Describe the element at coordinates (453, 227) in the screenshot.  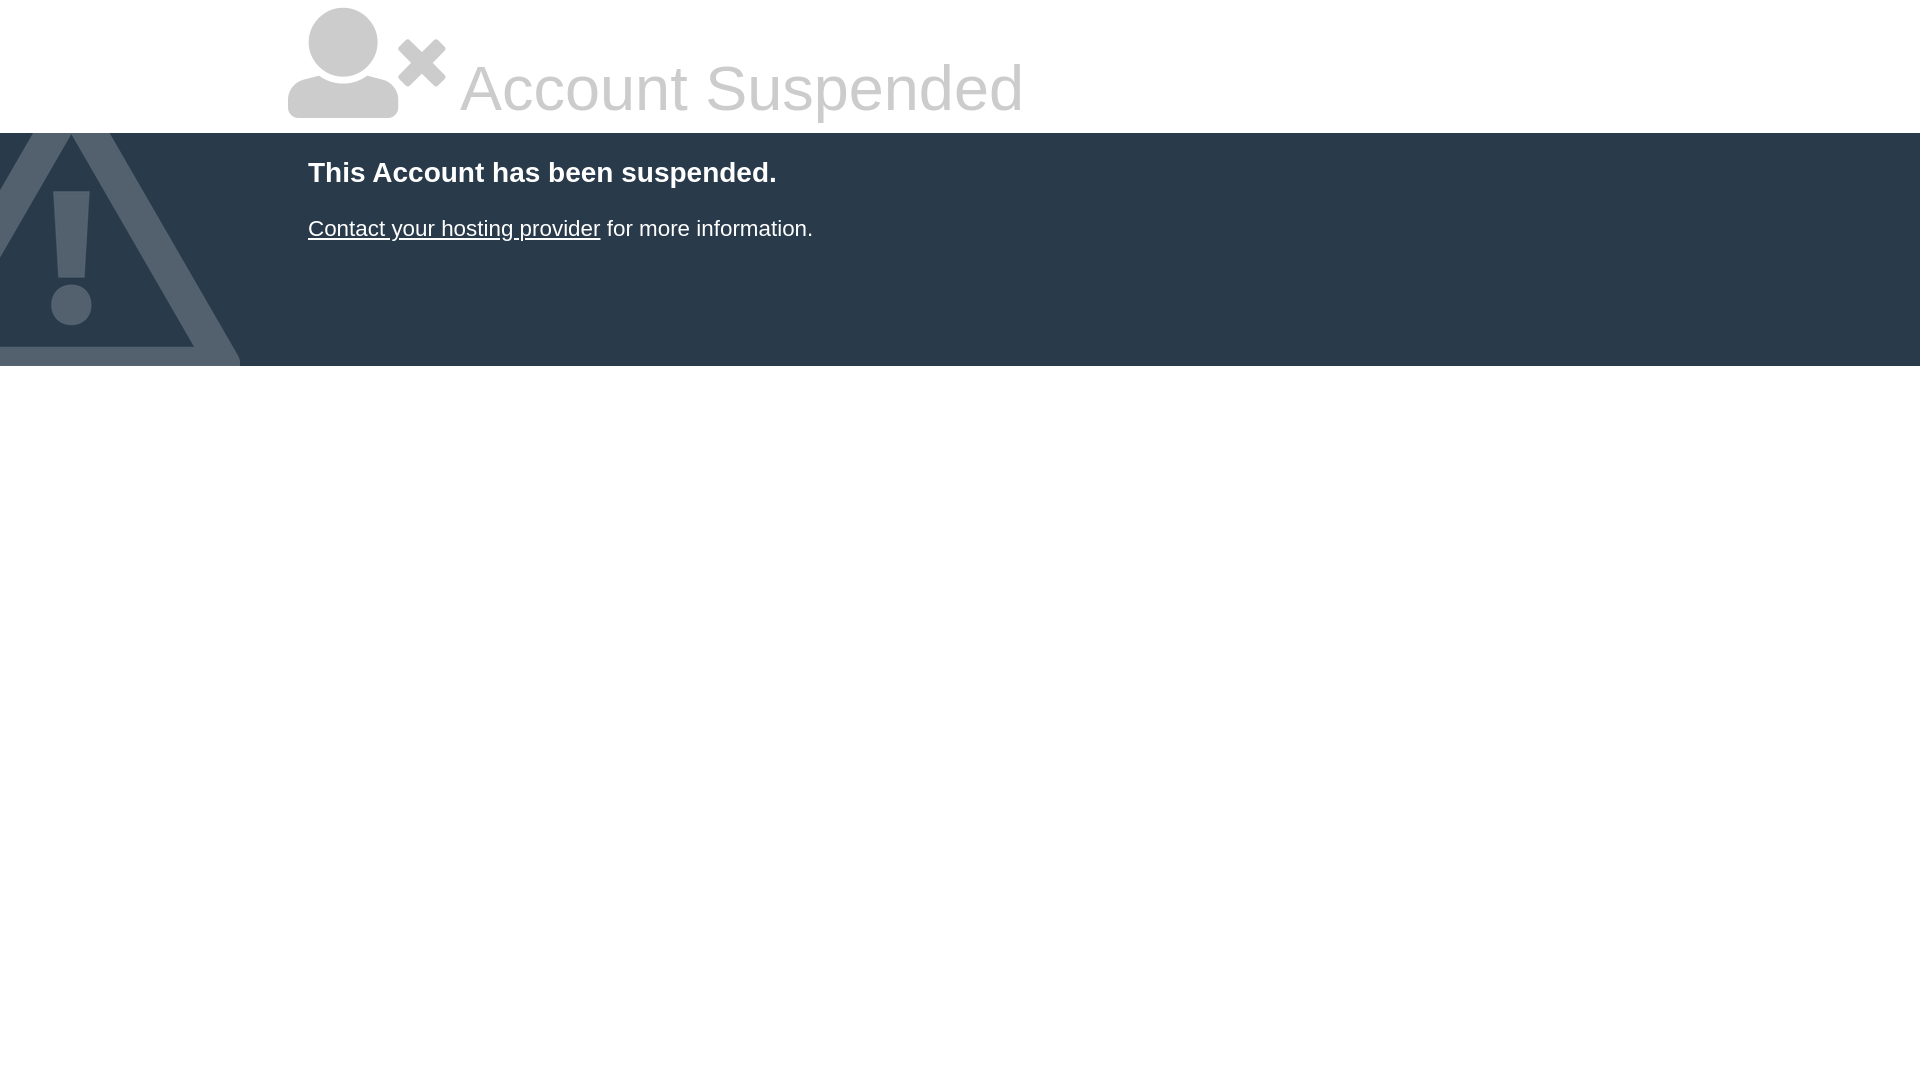
I see `'Contact your hosting provider'` at that location.